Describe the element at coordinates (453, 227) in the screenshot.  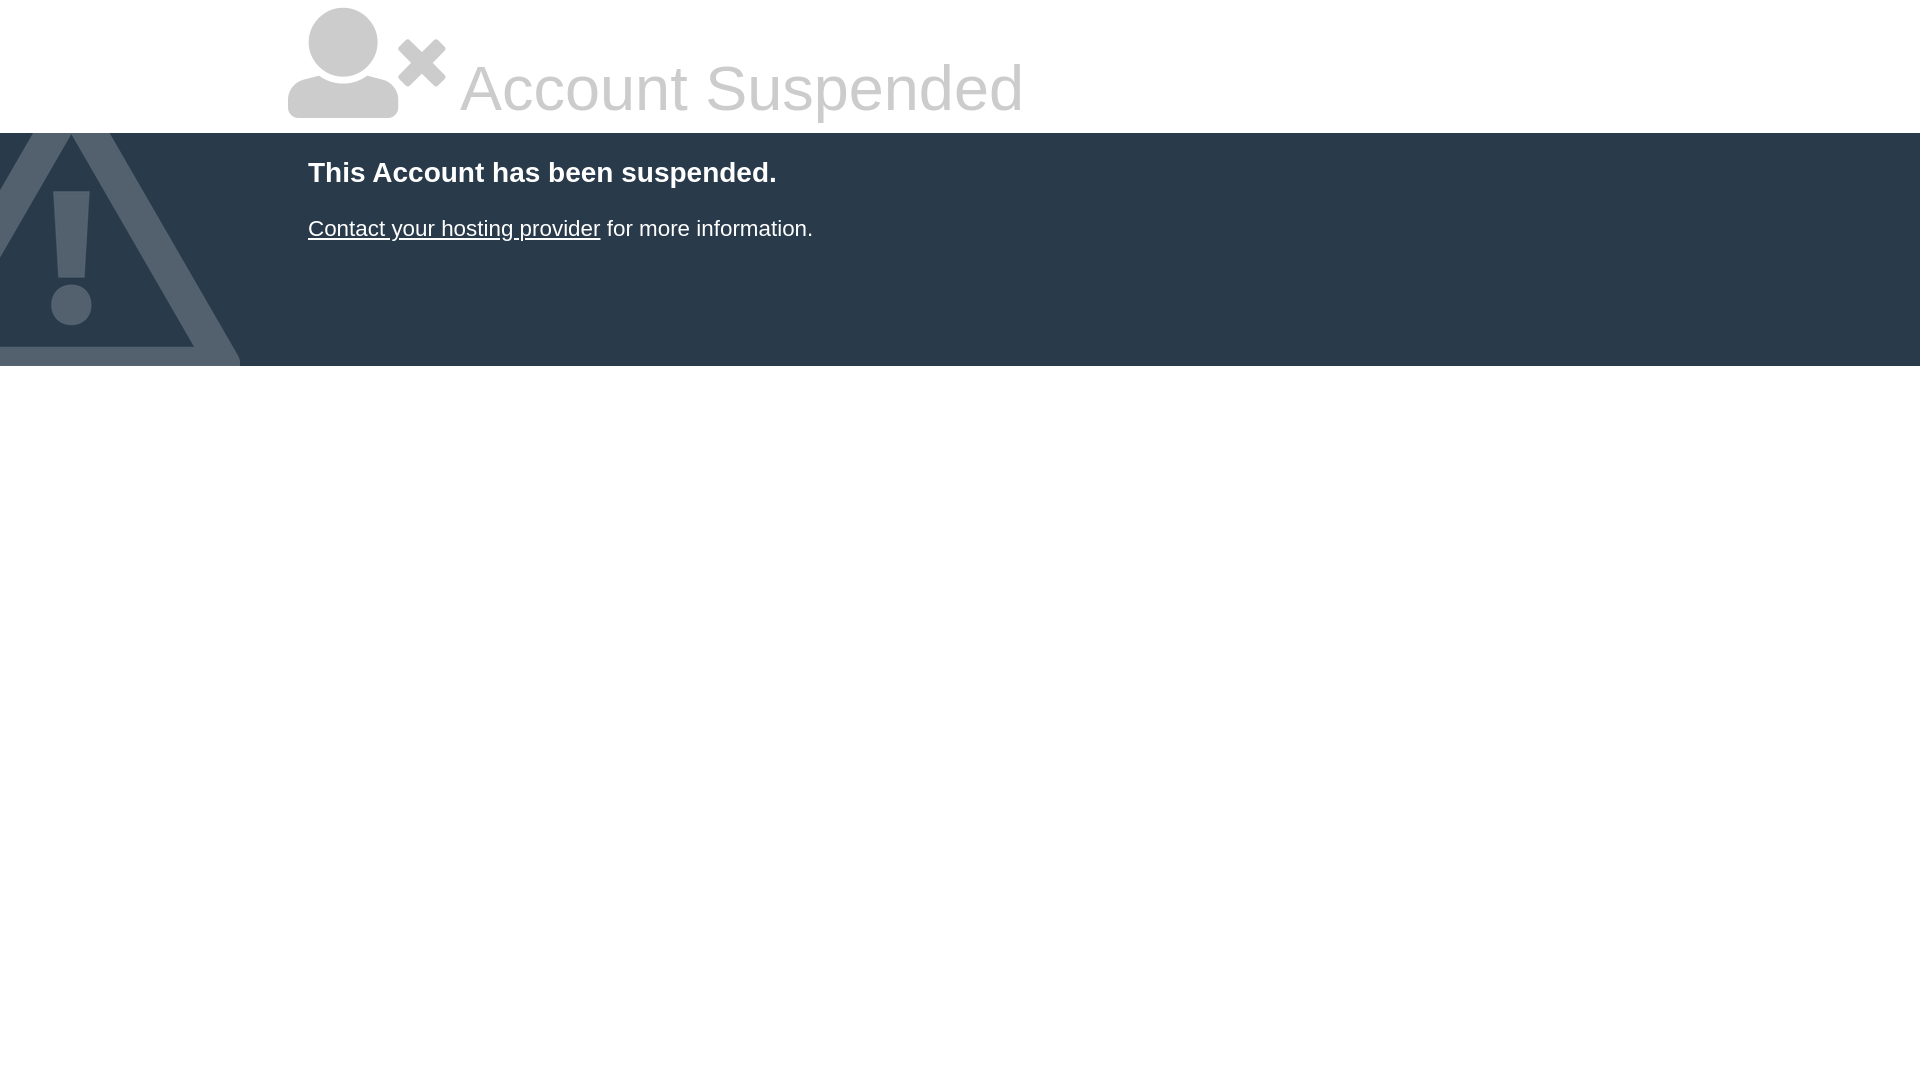
I see `'Contact your hosting provider'` at that location.